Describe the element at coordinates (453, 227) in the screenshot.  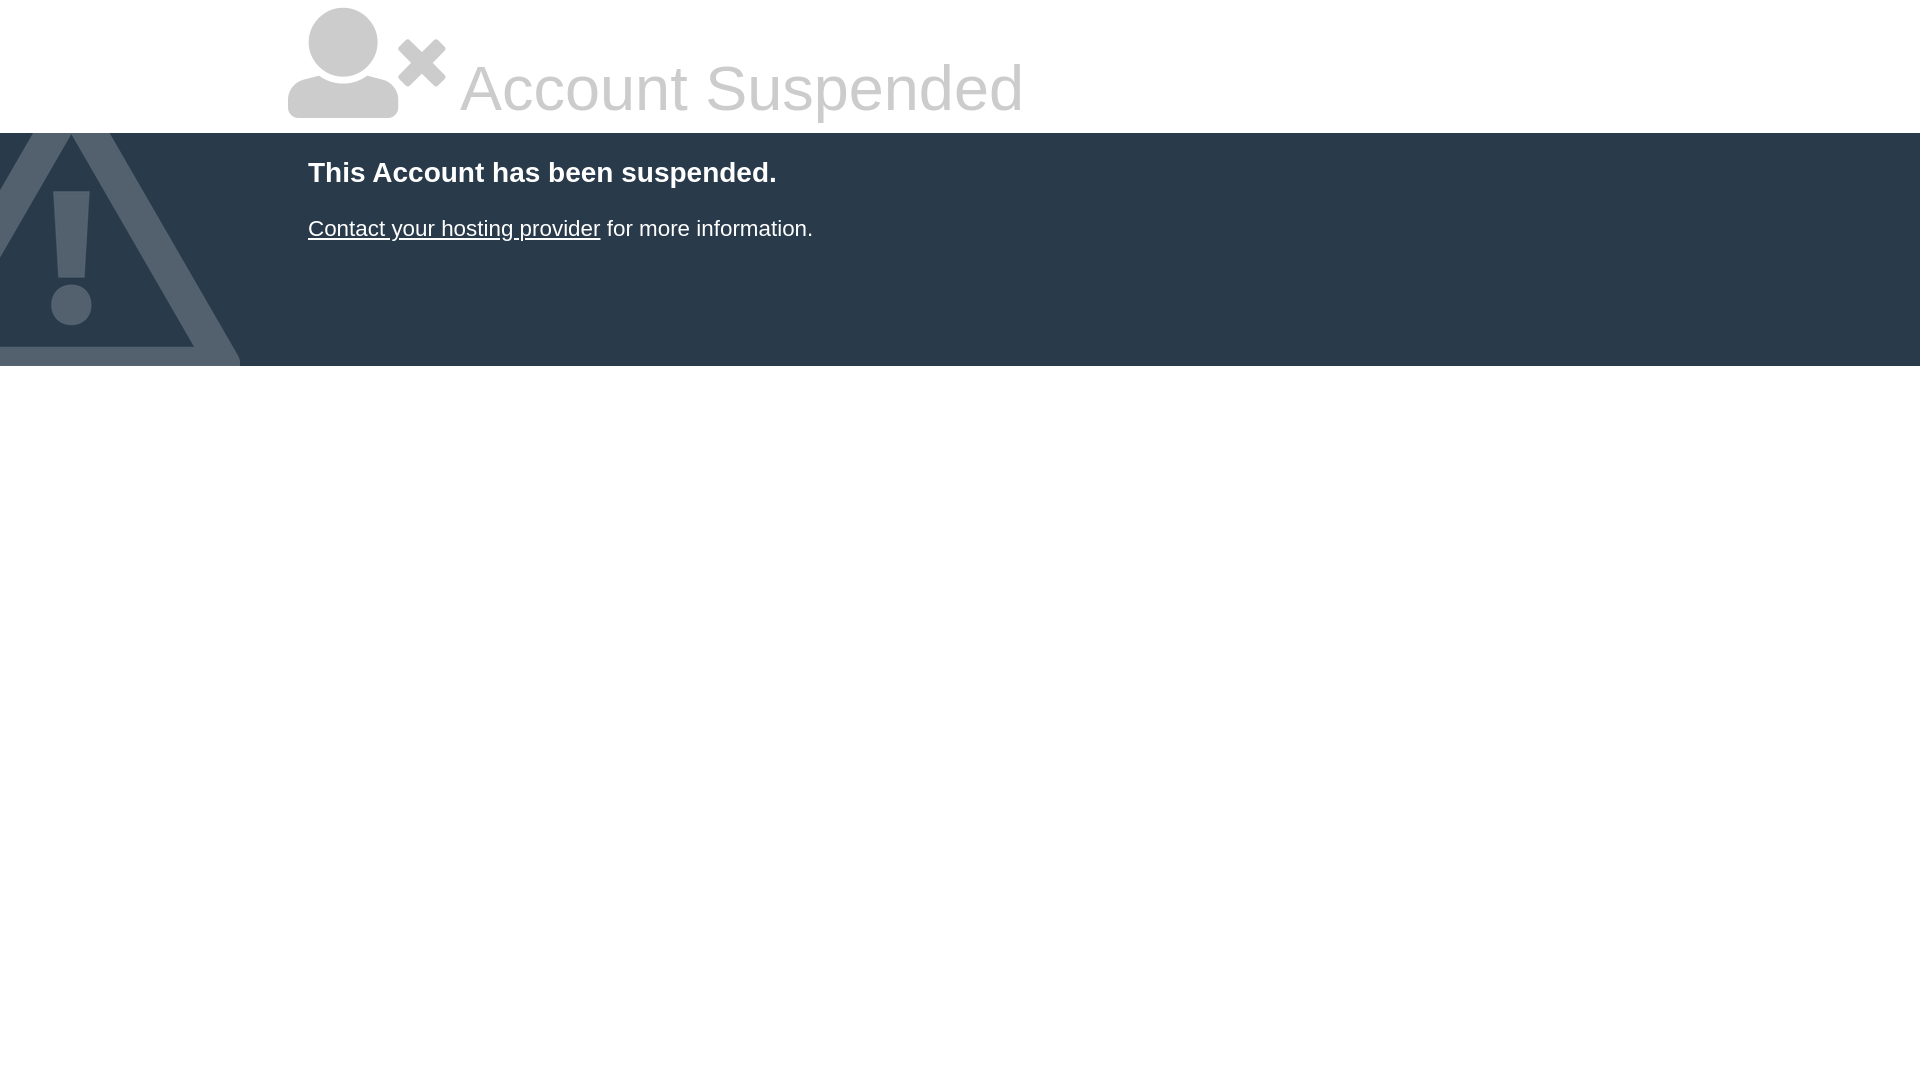
I see `'Contact your hosting provider'` at that location.